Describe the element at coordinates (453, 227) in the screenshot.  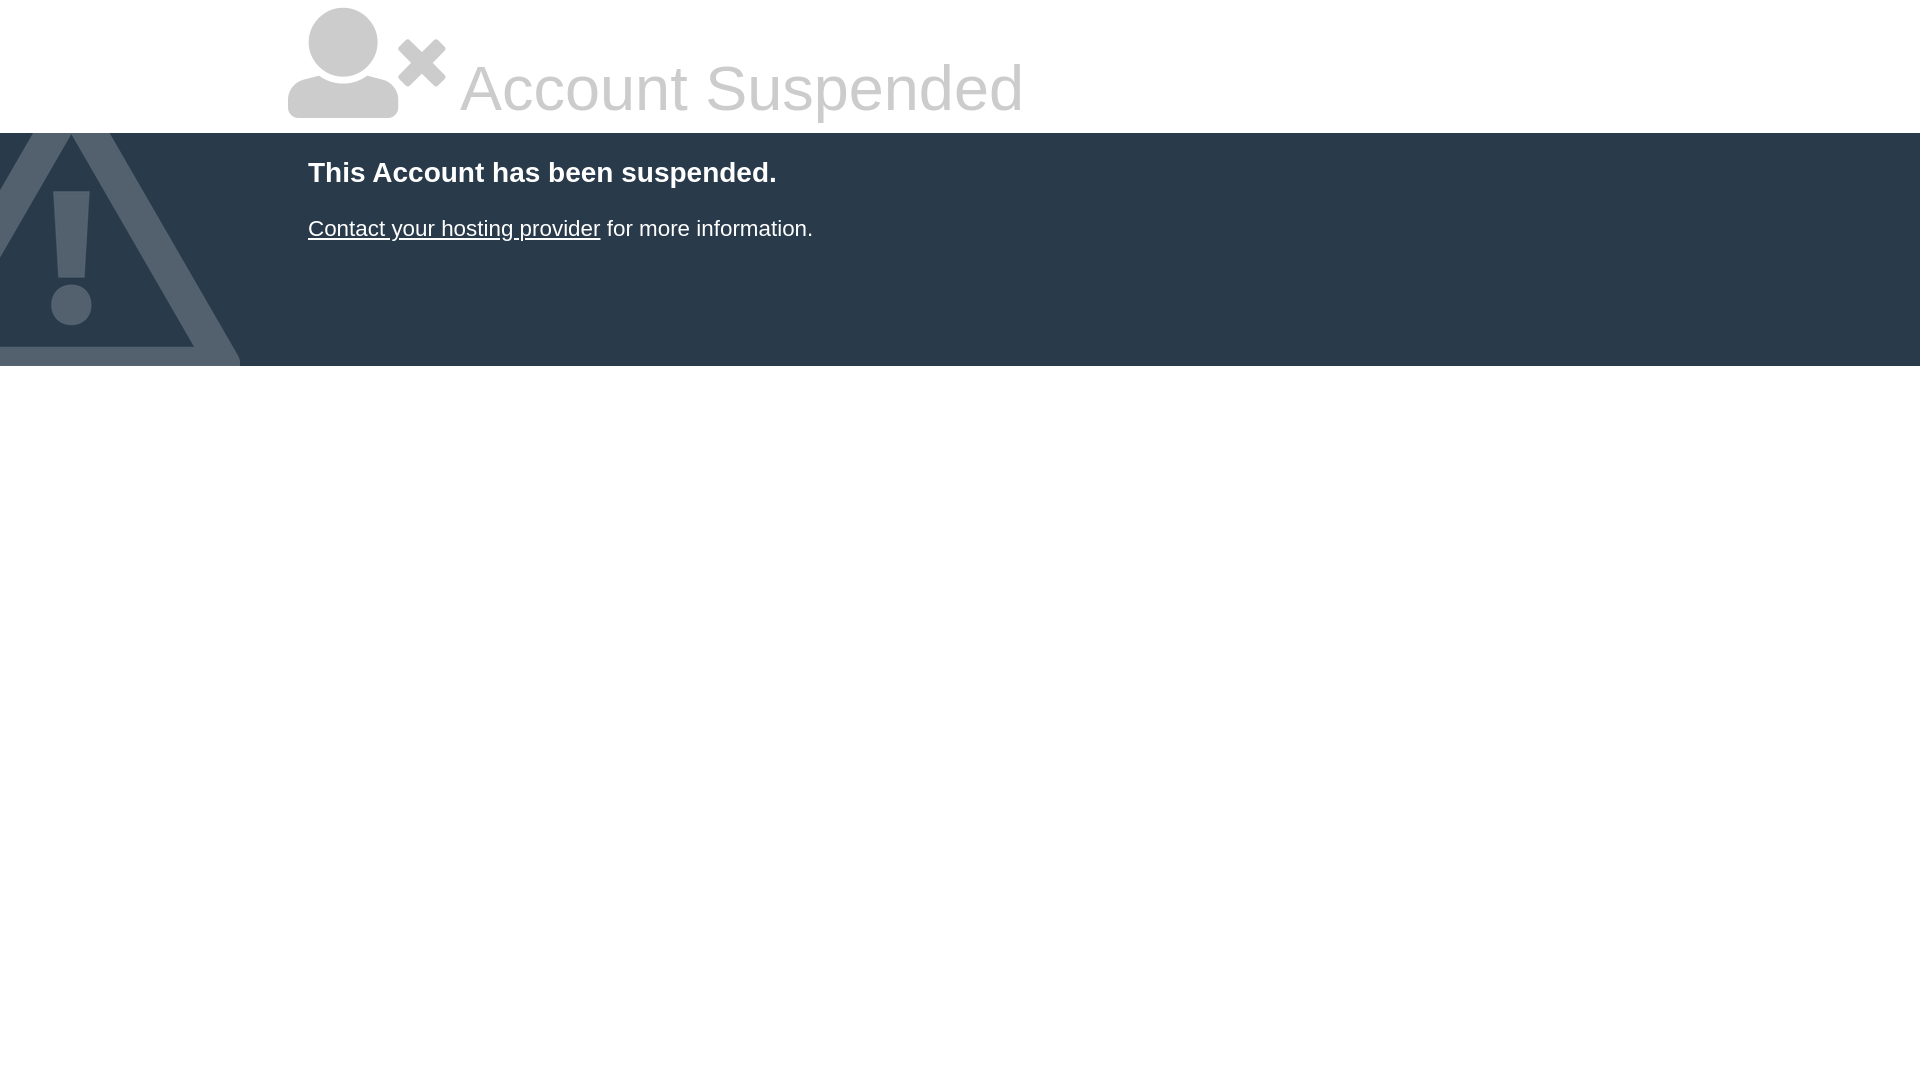
I see `'Contact your hosting provider'` at that location.